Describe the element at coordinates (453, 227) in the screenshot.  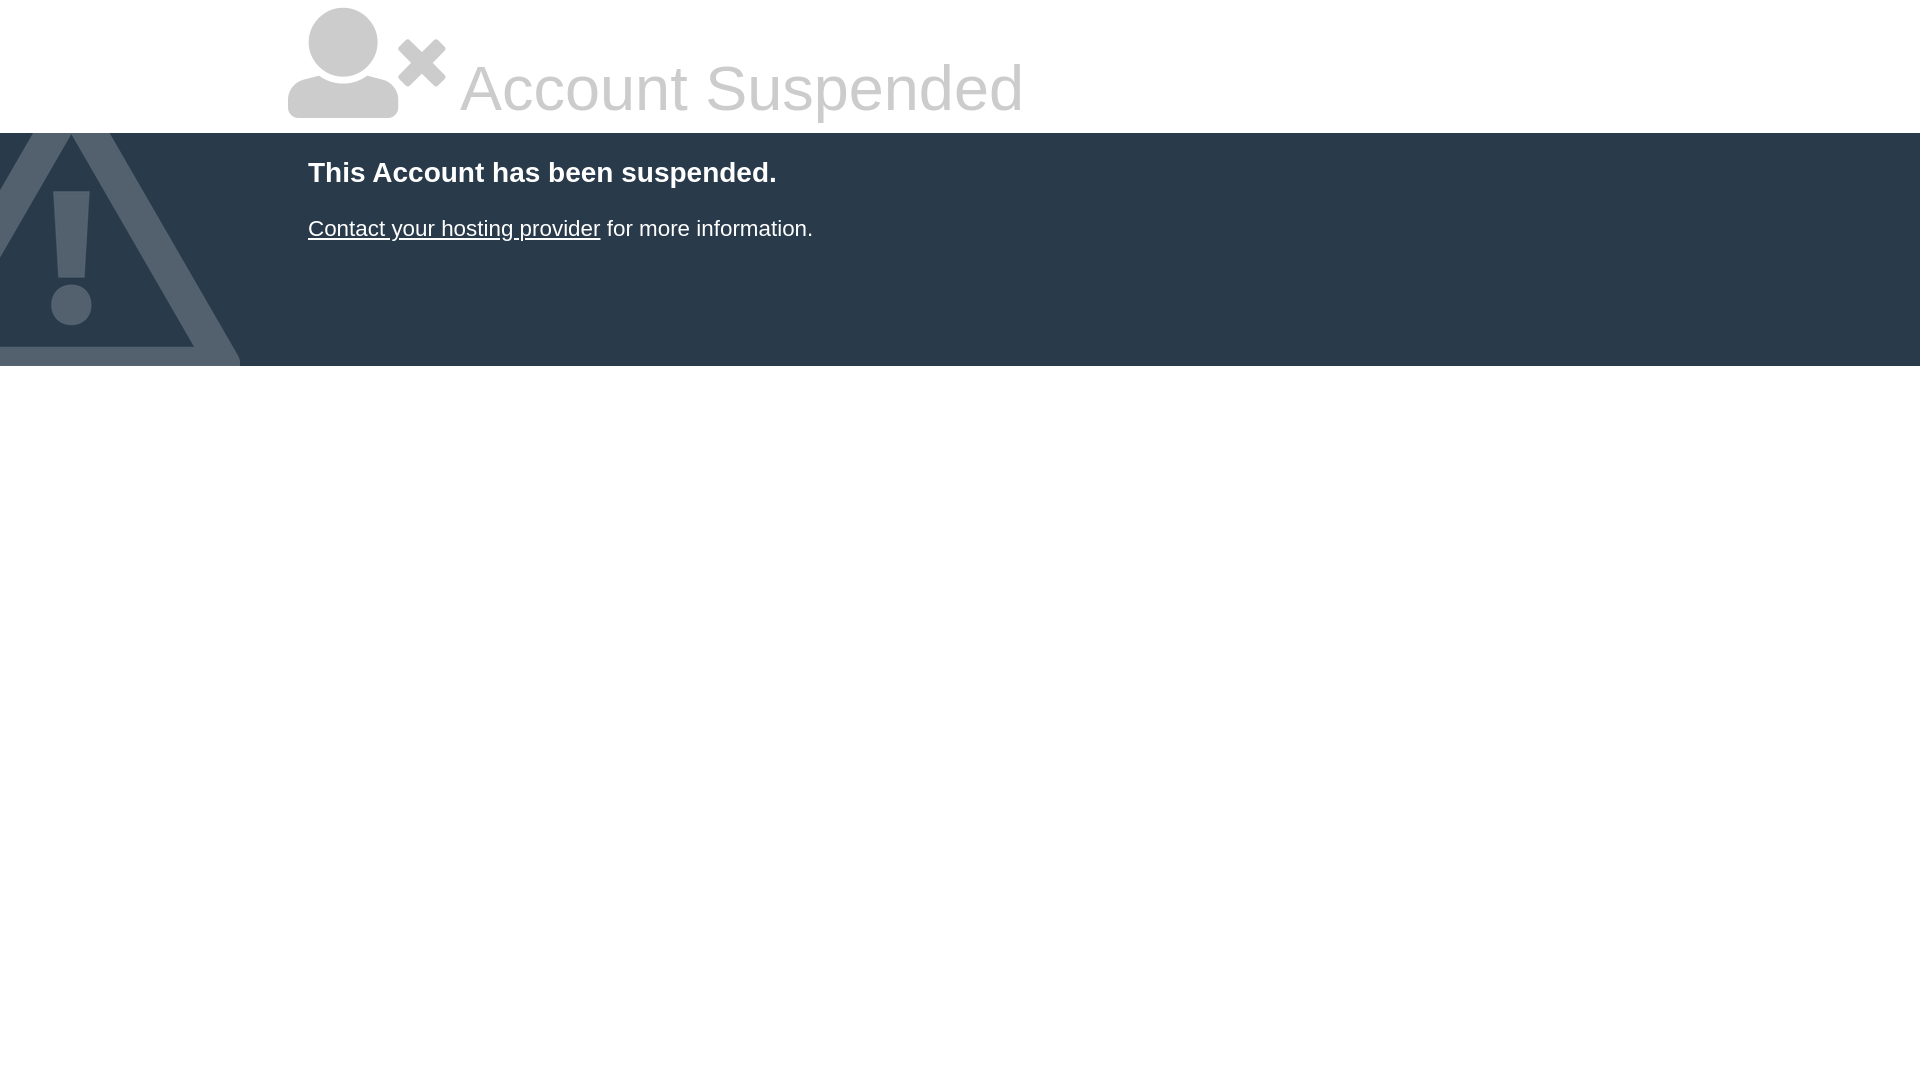
I see `'Contact your hosting provider'` at that location.